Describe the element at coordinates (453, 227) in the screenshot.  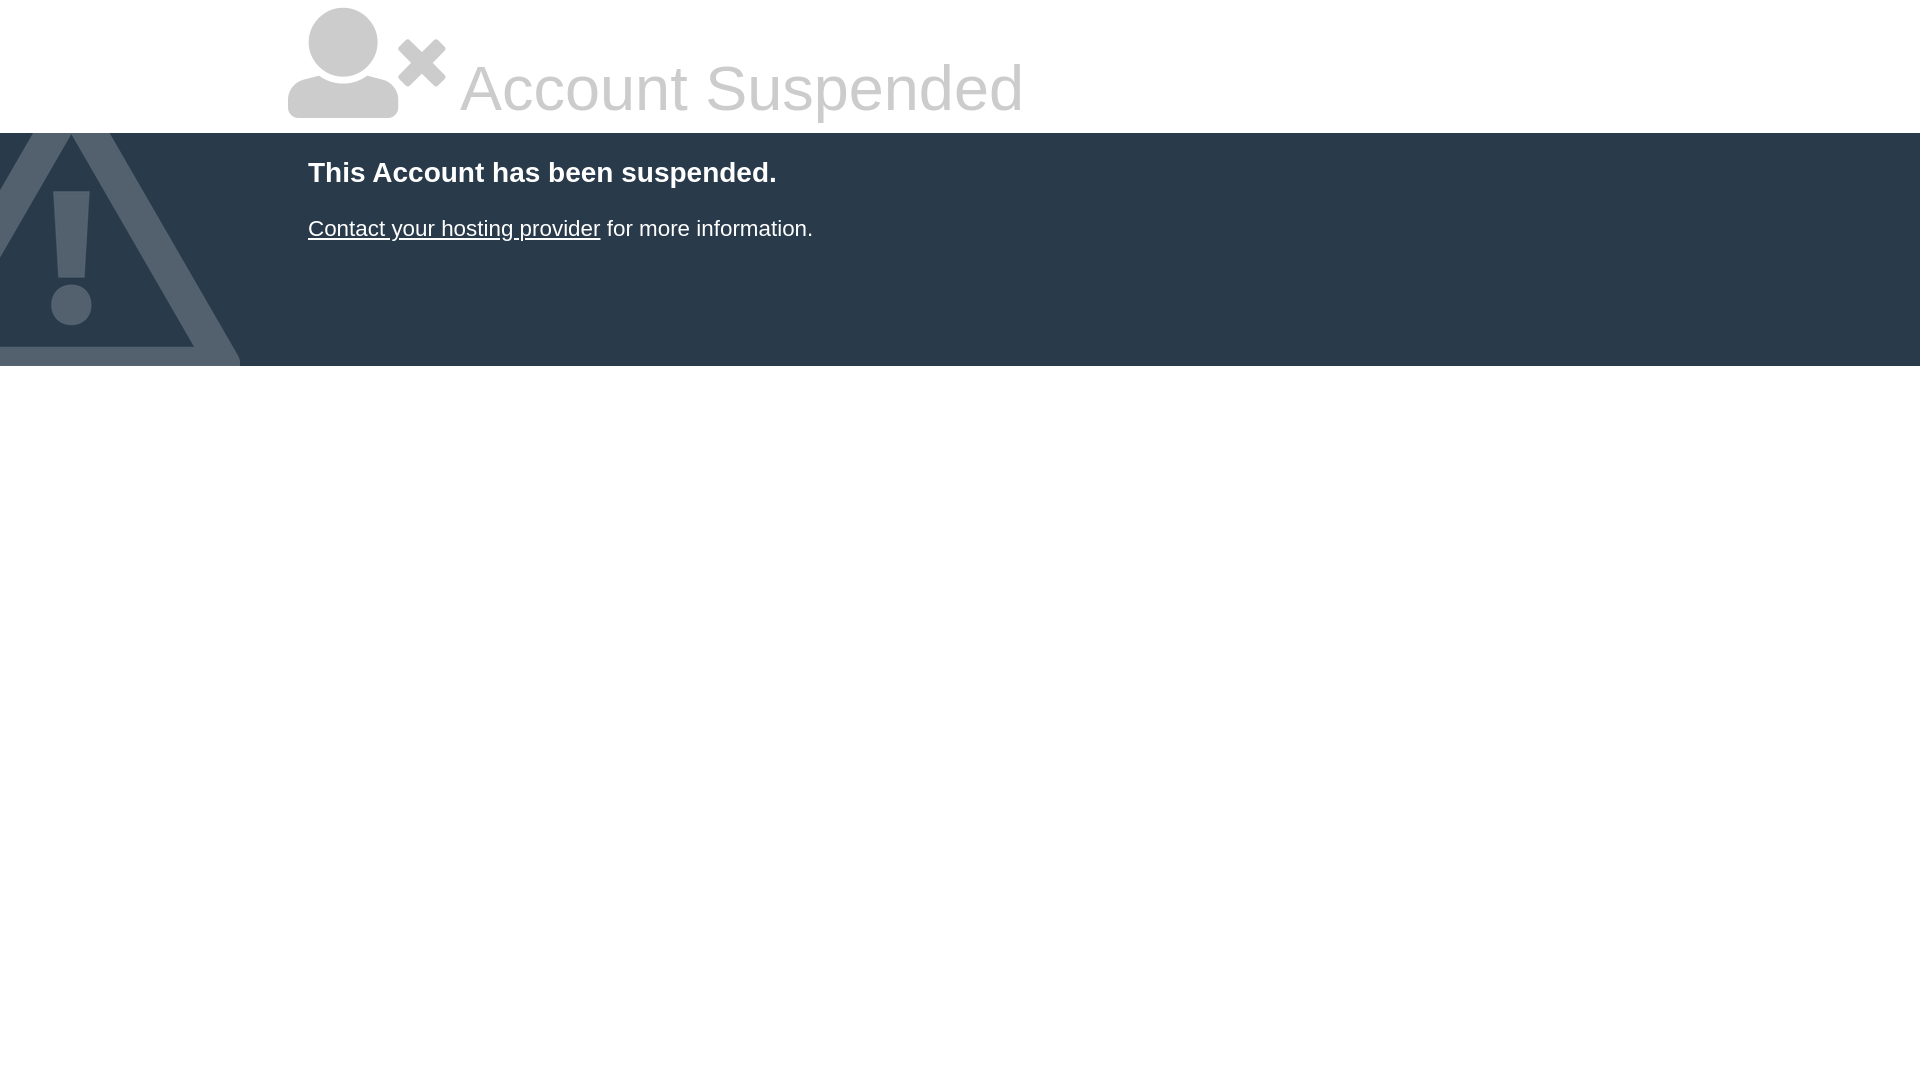
I see `'Contact your hosting provider'` at that location.